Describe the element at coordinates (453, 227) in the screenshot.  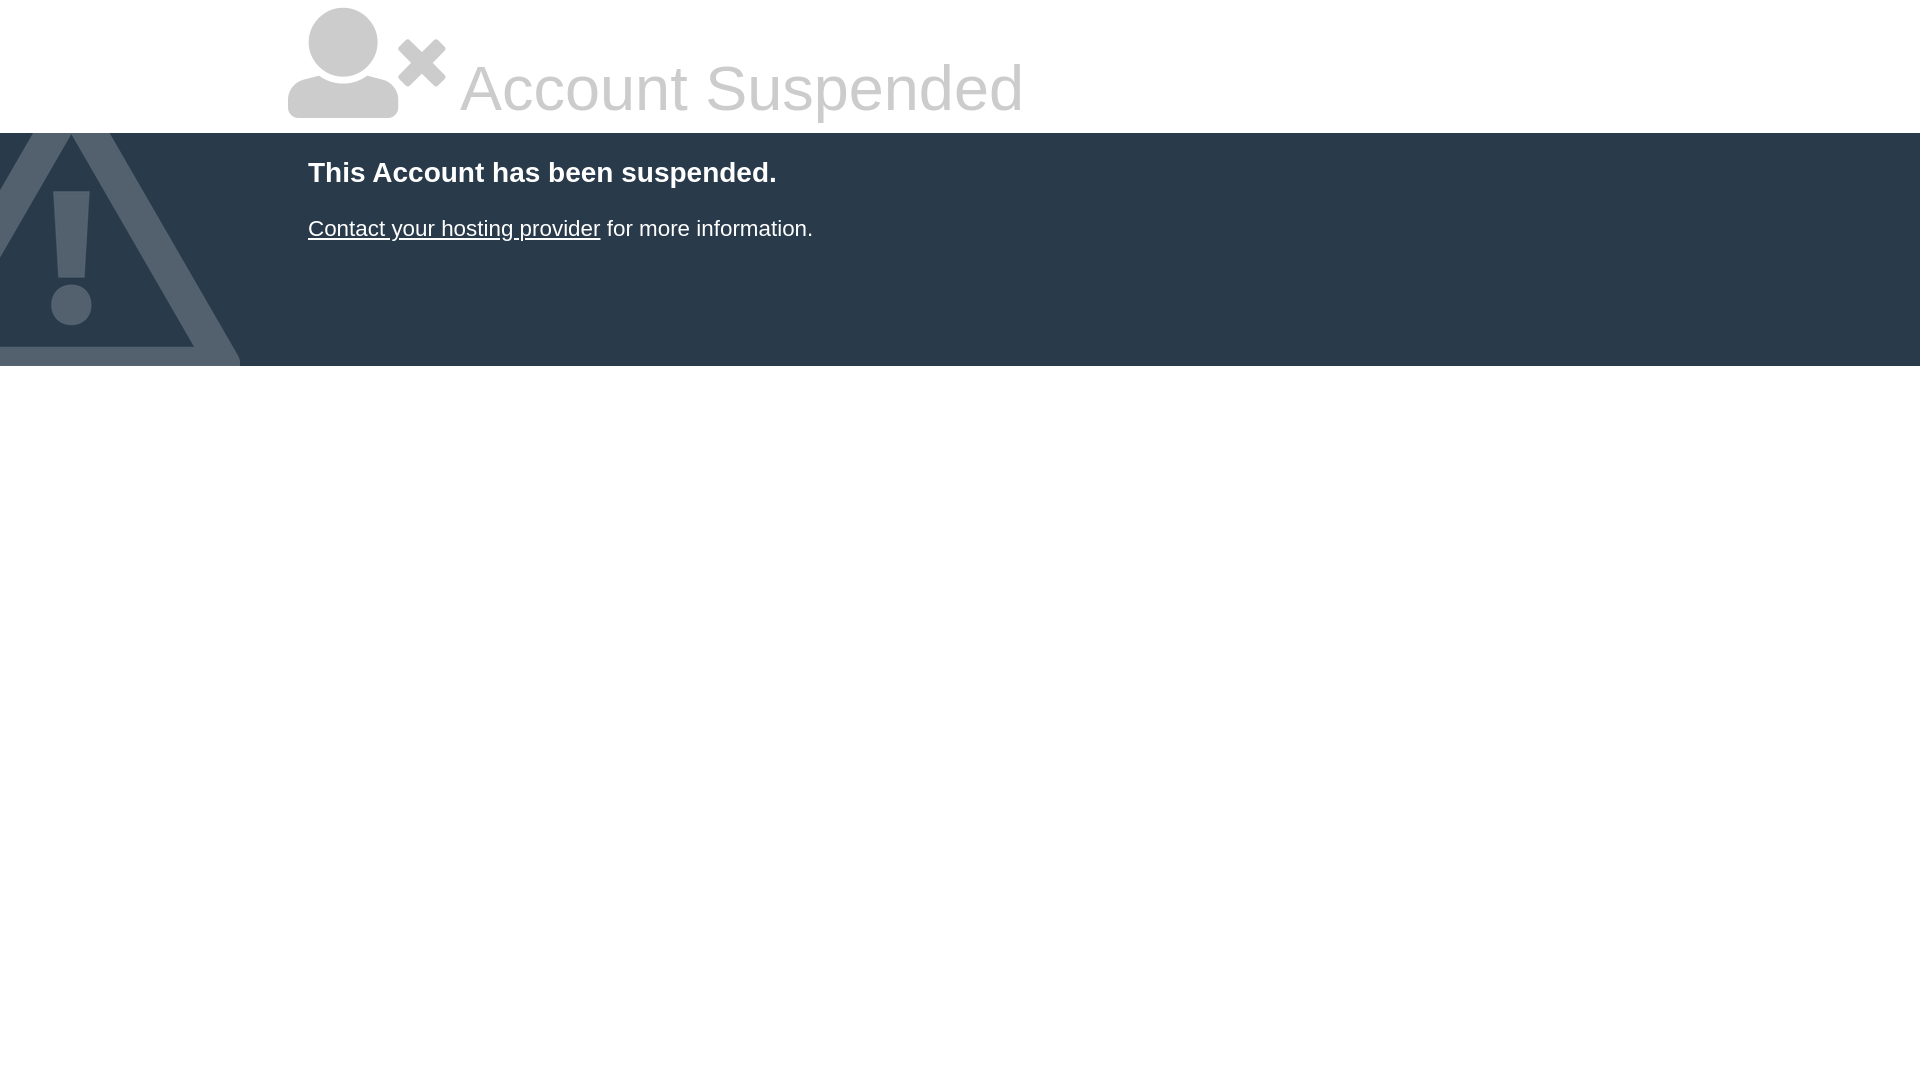
I see `'Contact your hosting provider'` at that location.